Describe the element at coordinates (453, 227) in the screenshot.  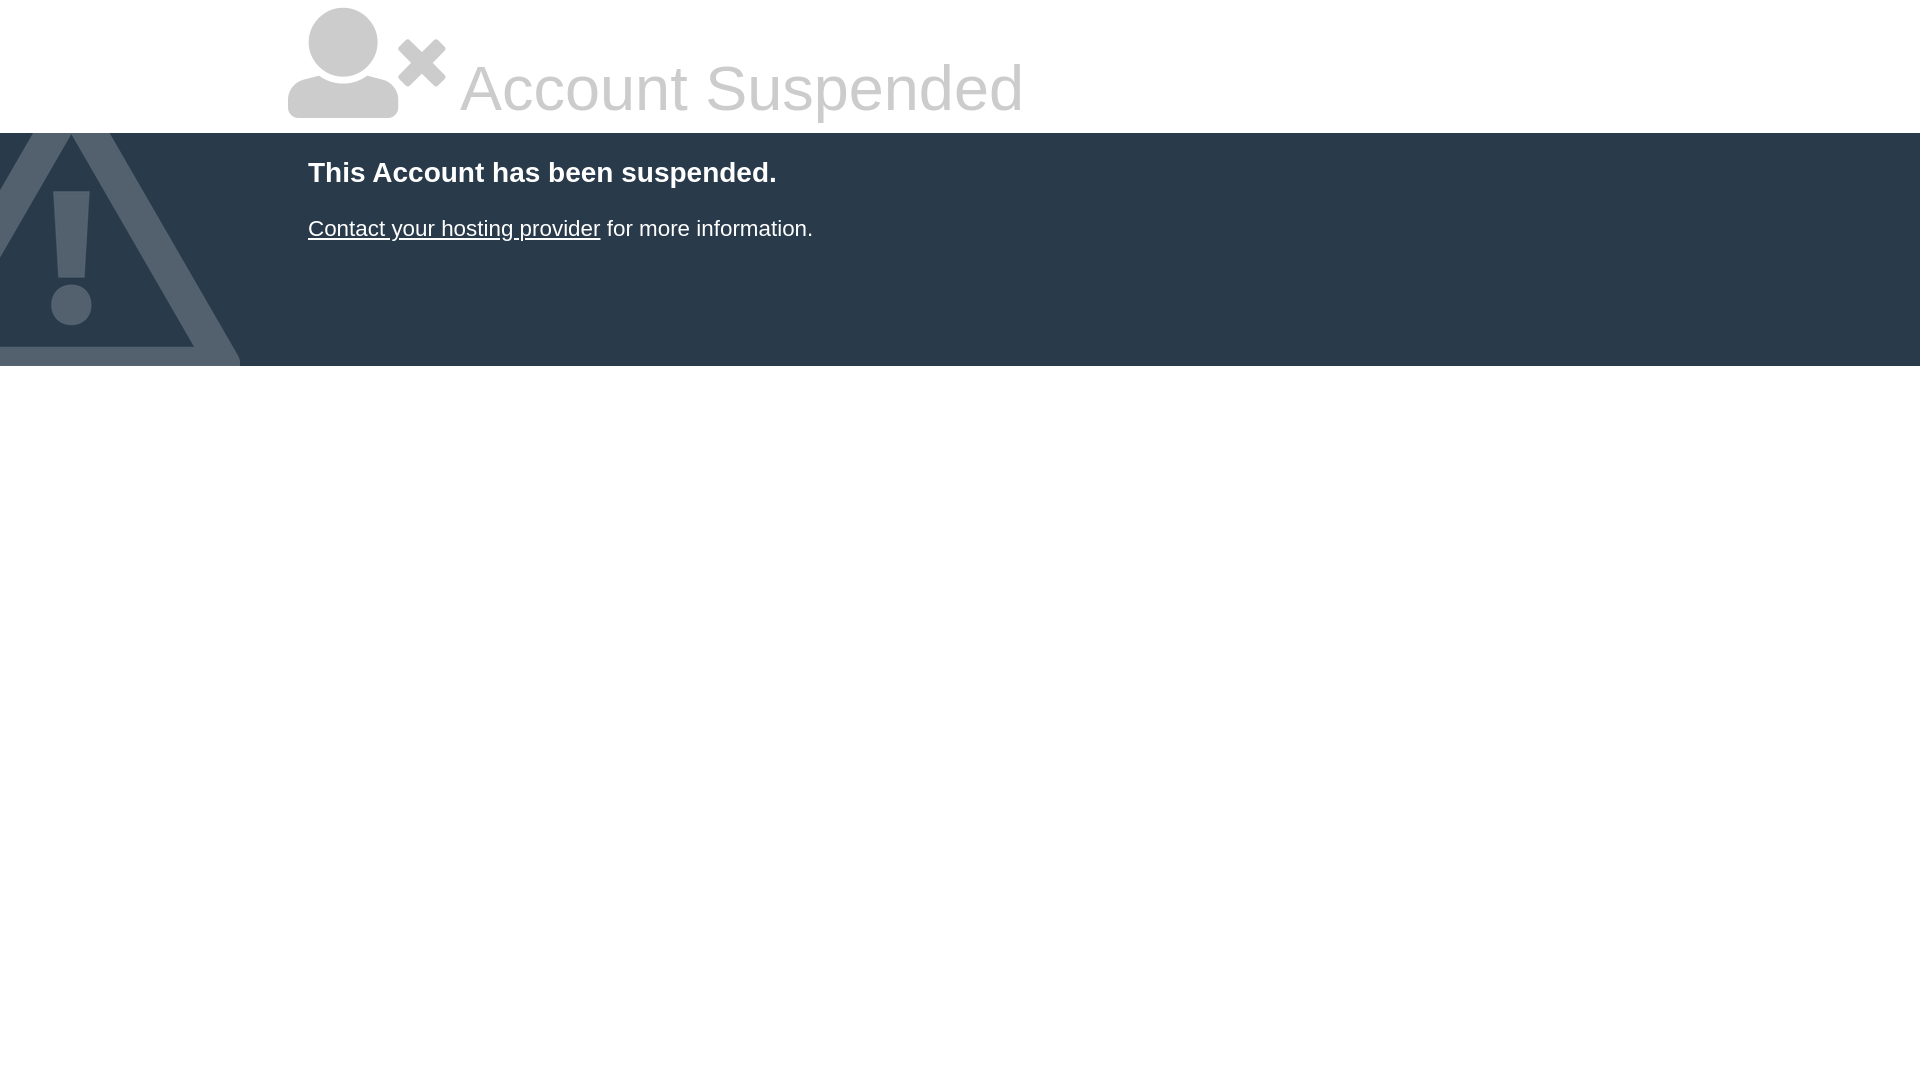
I see `'Contact your hosting provider'` at that location.